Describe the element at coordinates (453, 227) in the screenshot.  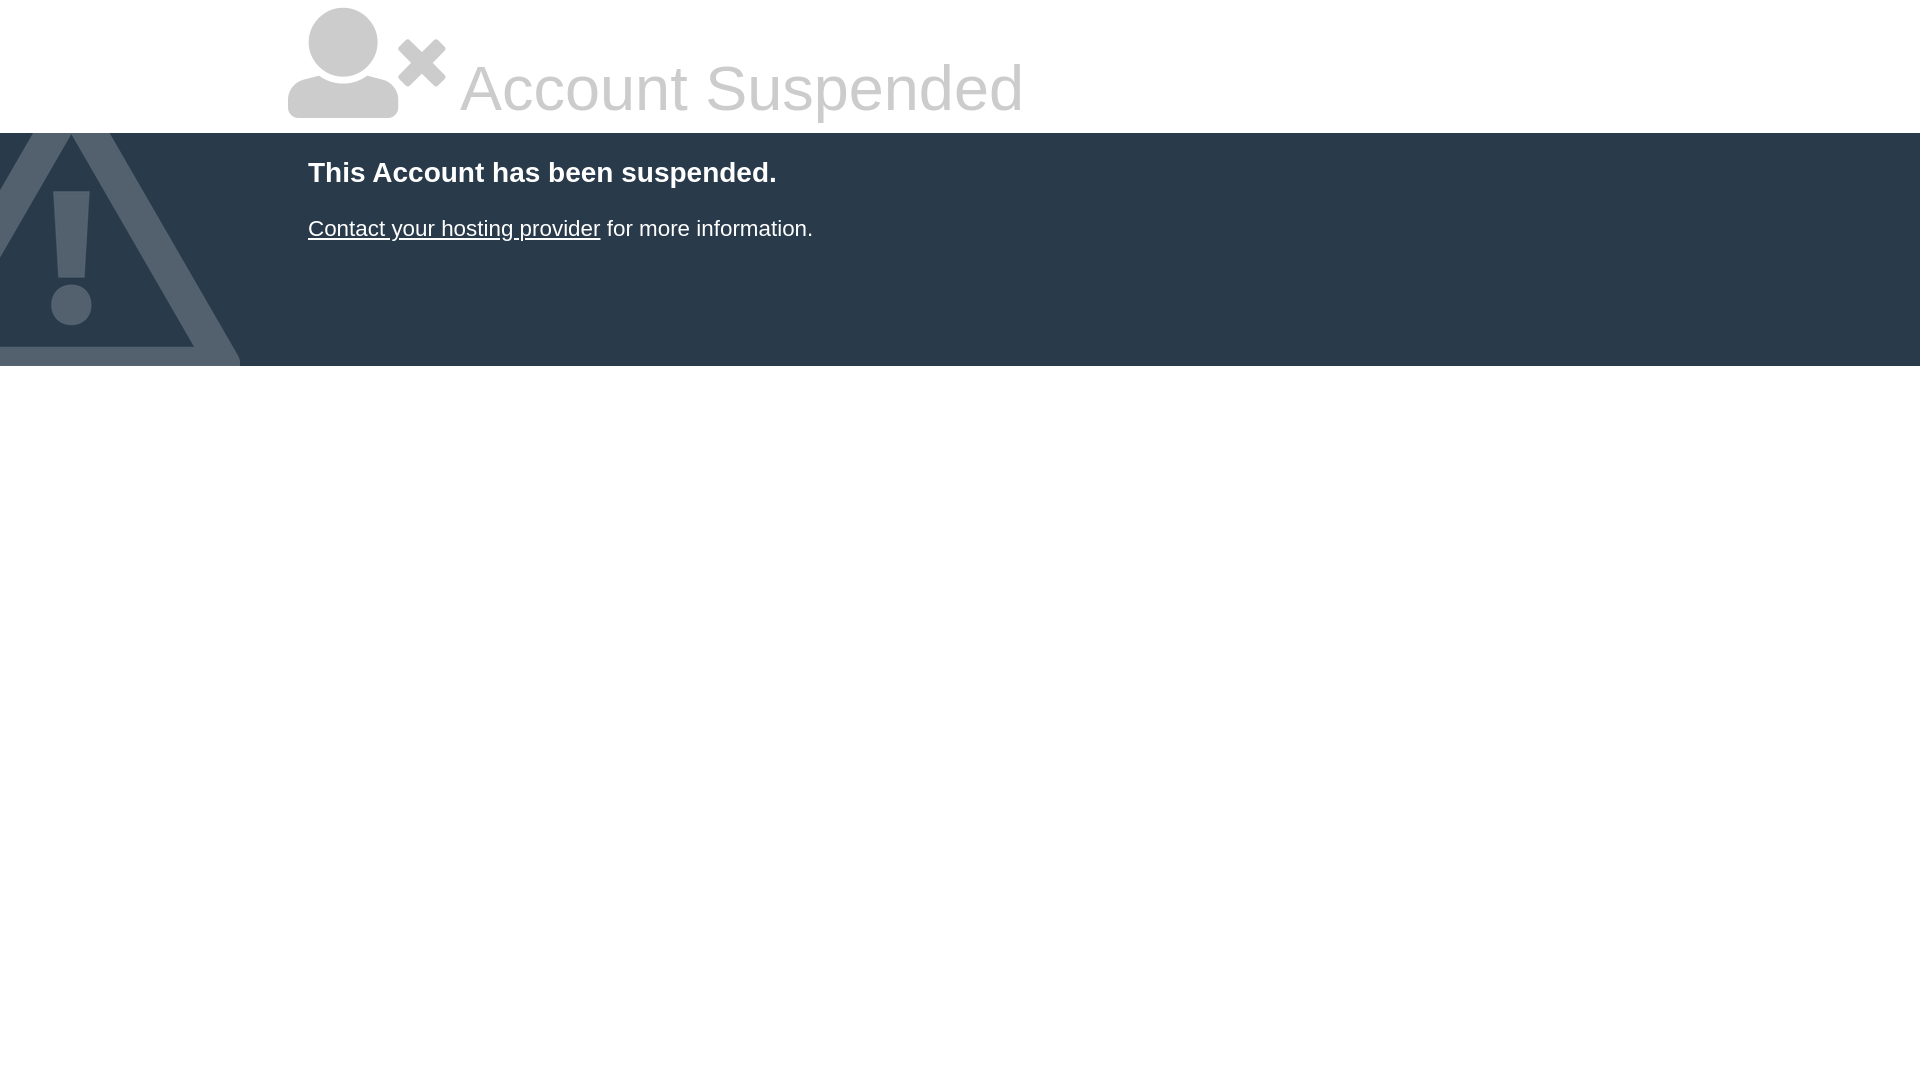
I see `'Contact your hosting provider'` at that location.